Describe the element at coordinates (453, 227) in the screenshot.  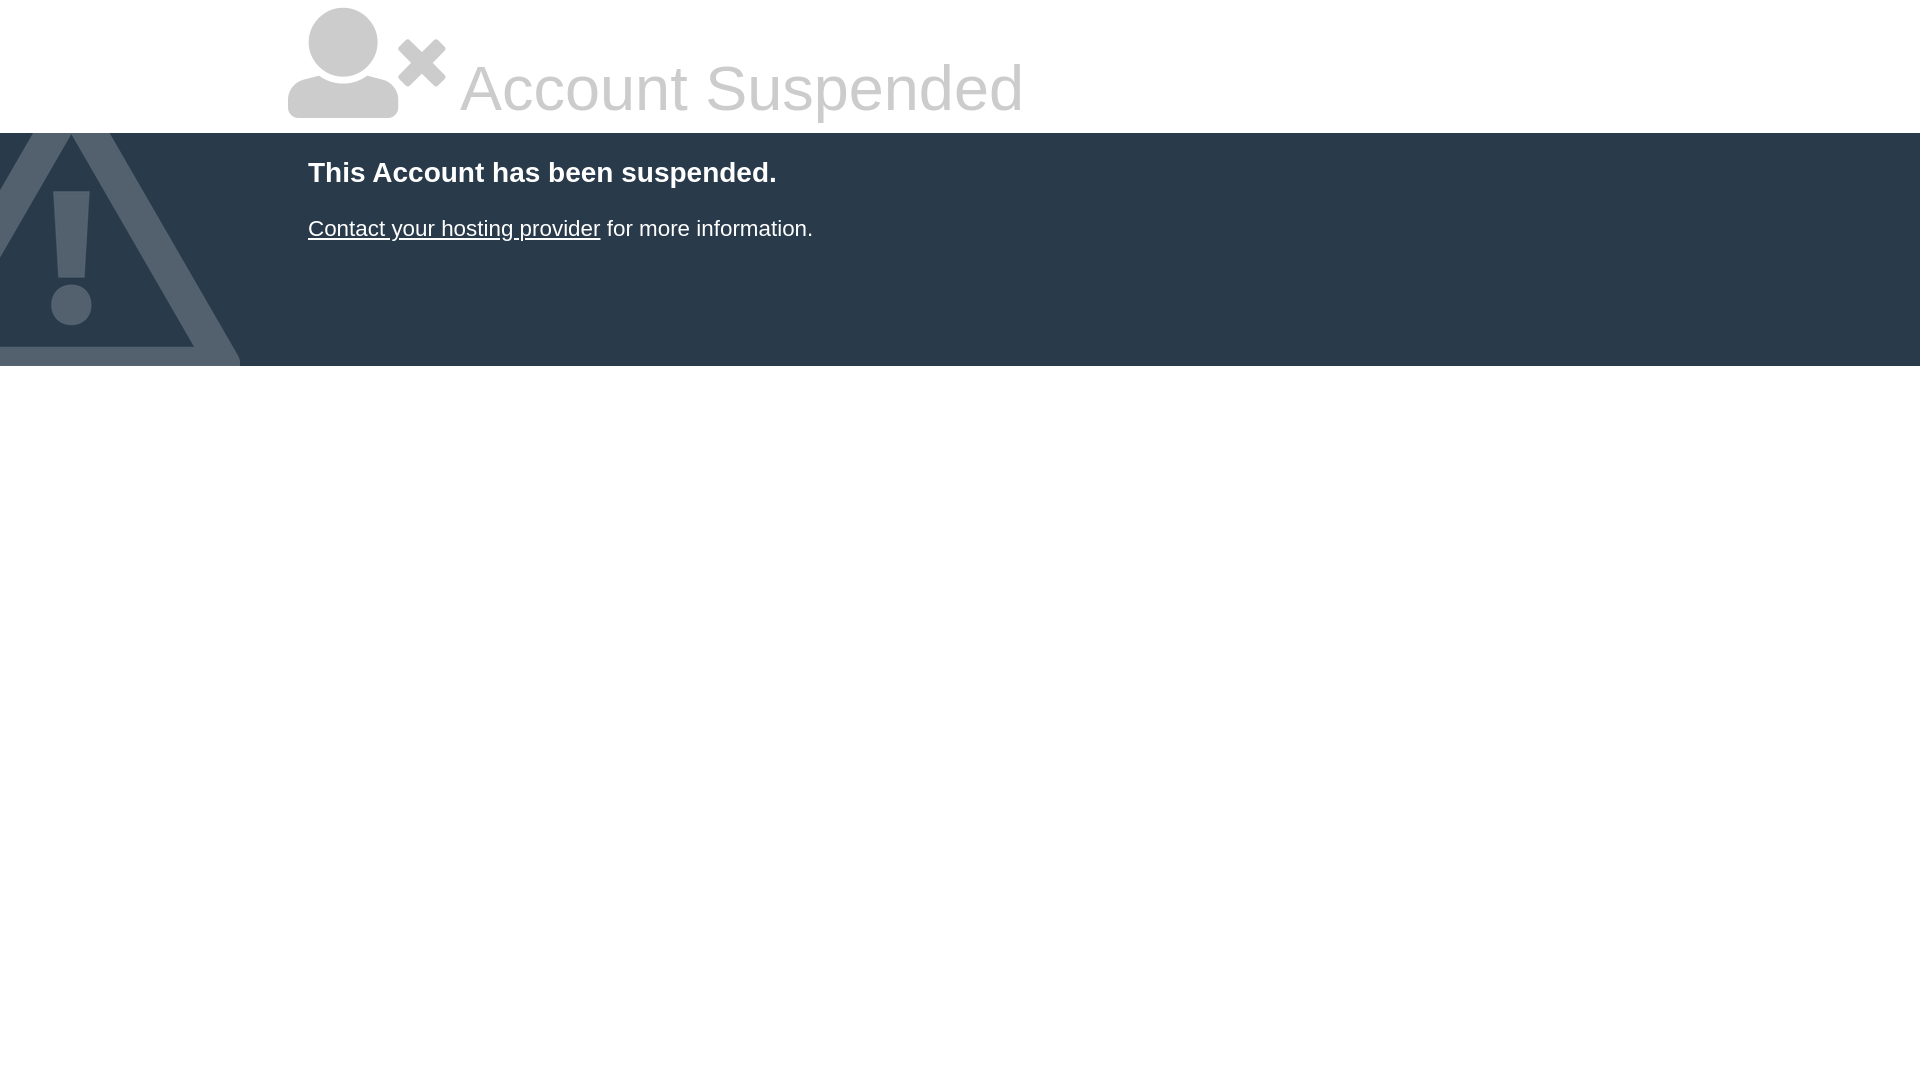
I see `'Contact your hosting provider'` at that location.